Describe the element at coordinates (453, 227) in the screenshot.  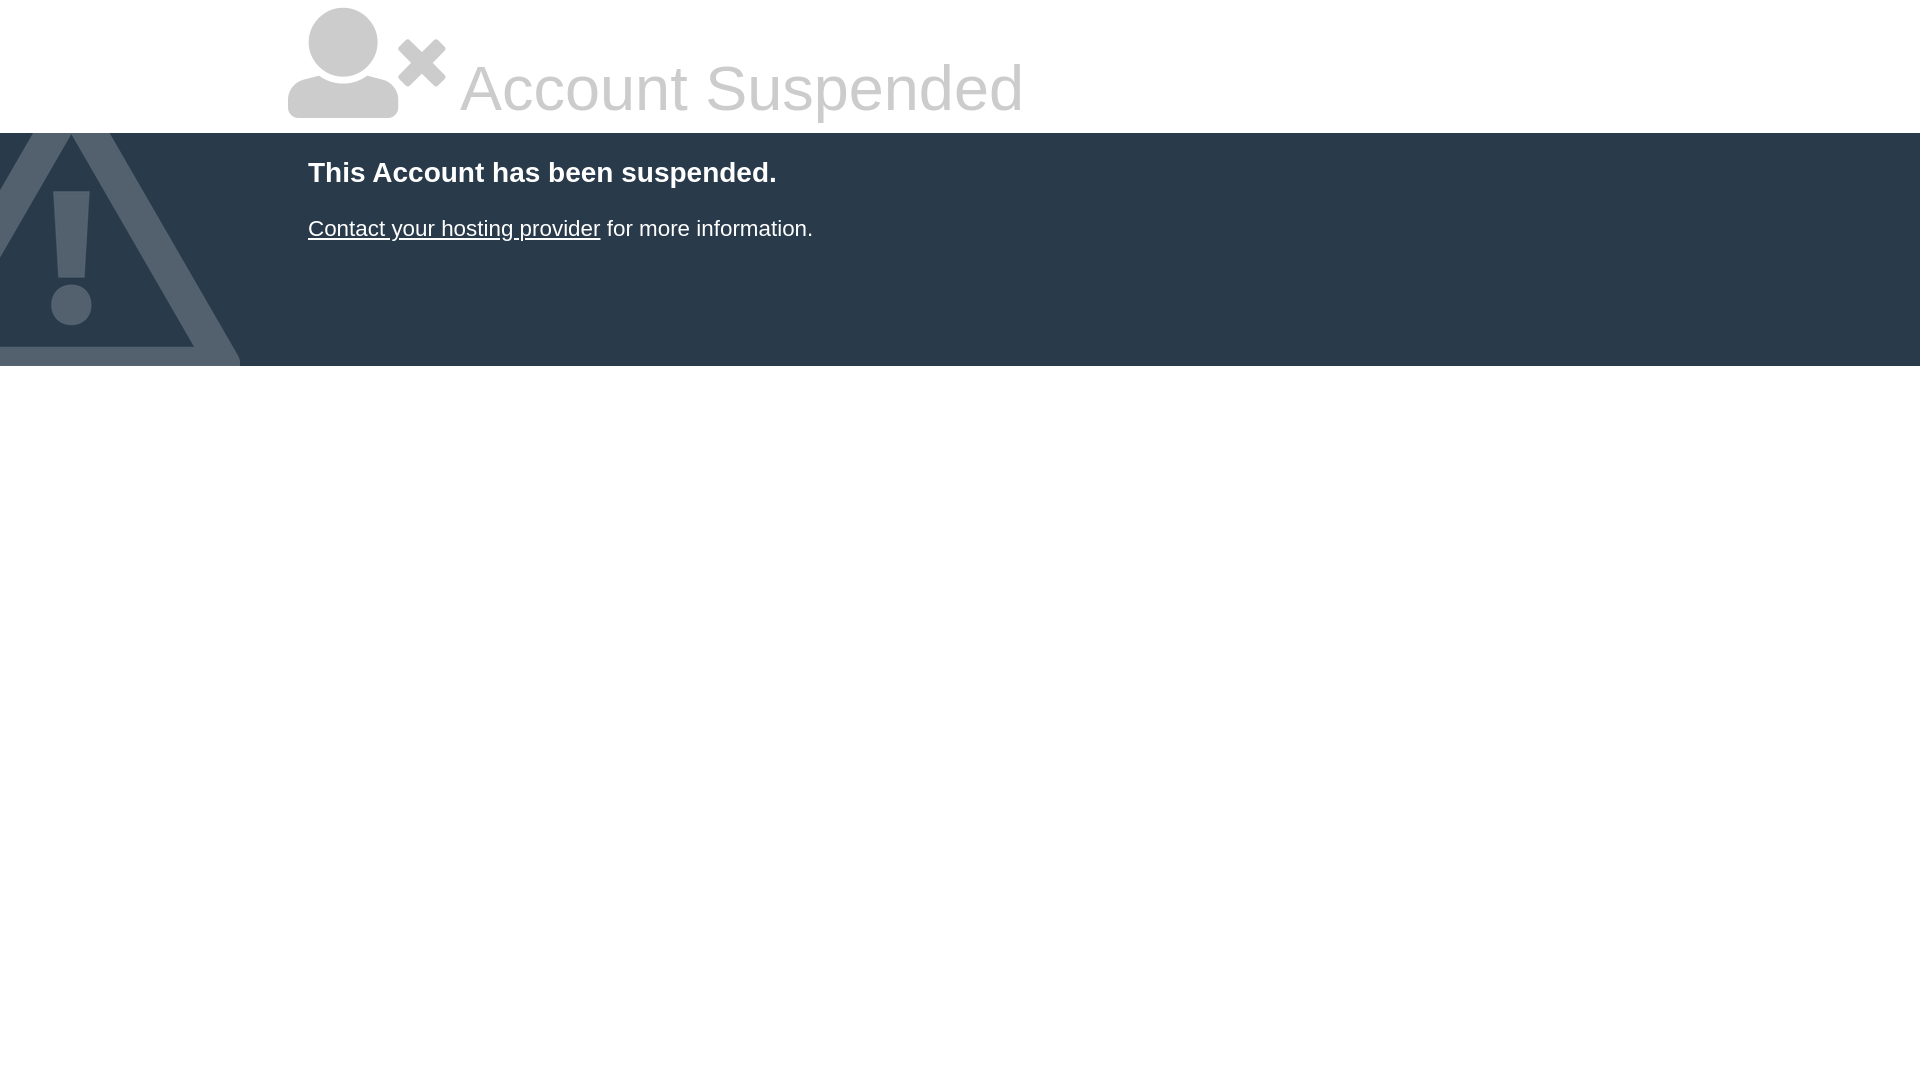
I see `'Contact your hosting provider'` at that location.